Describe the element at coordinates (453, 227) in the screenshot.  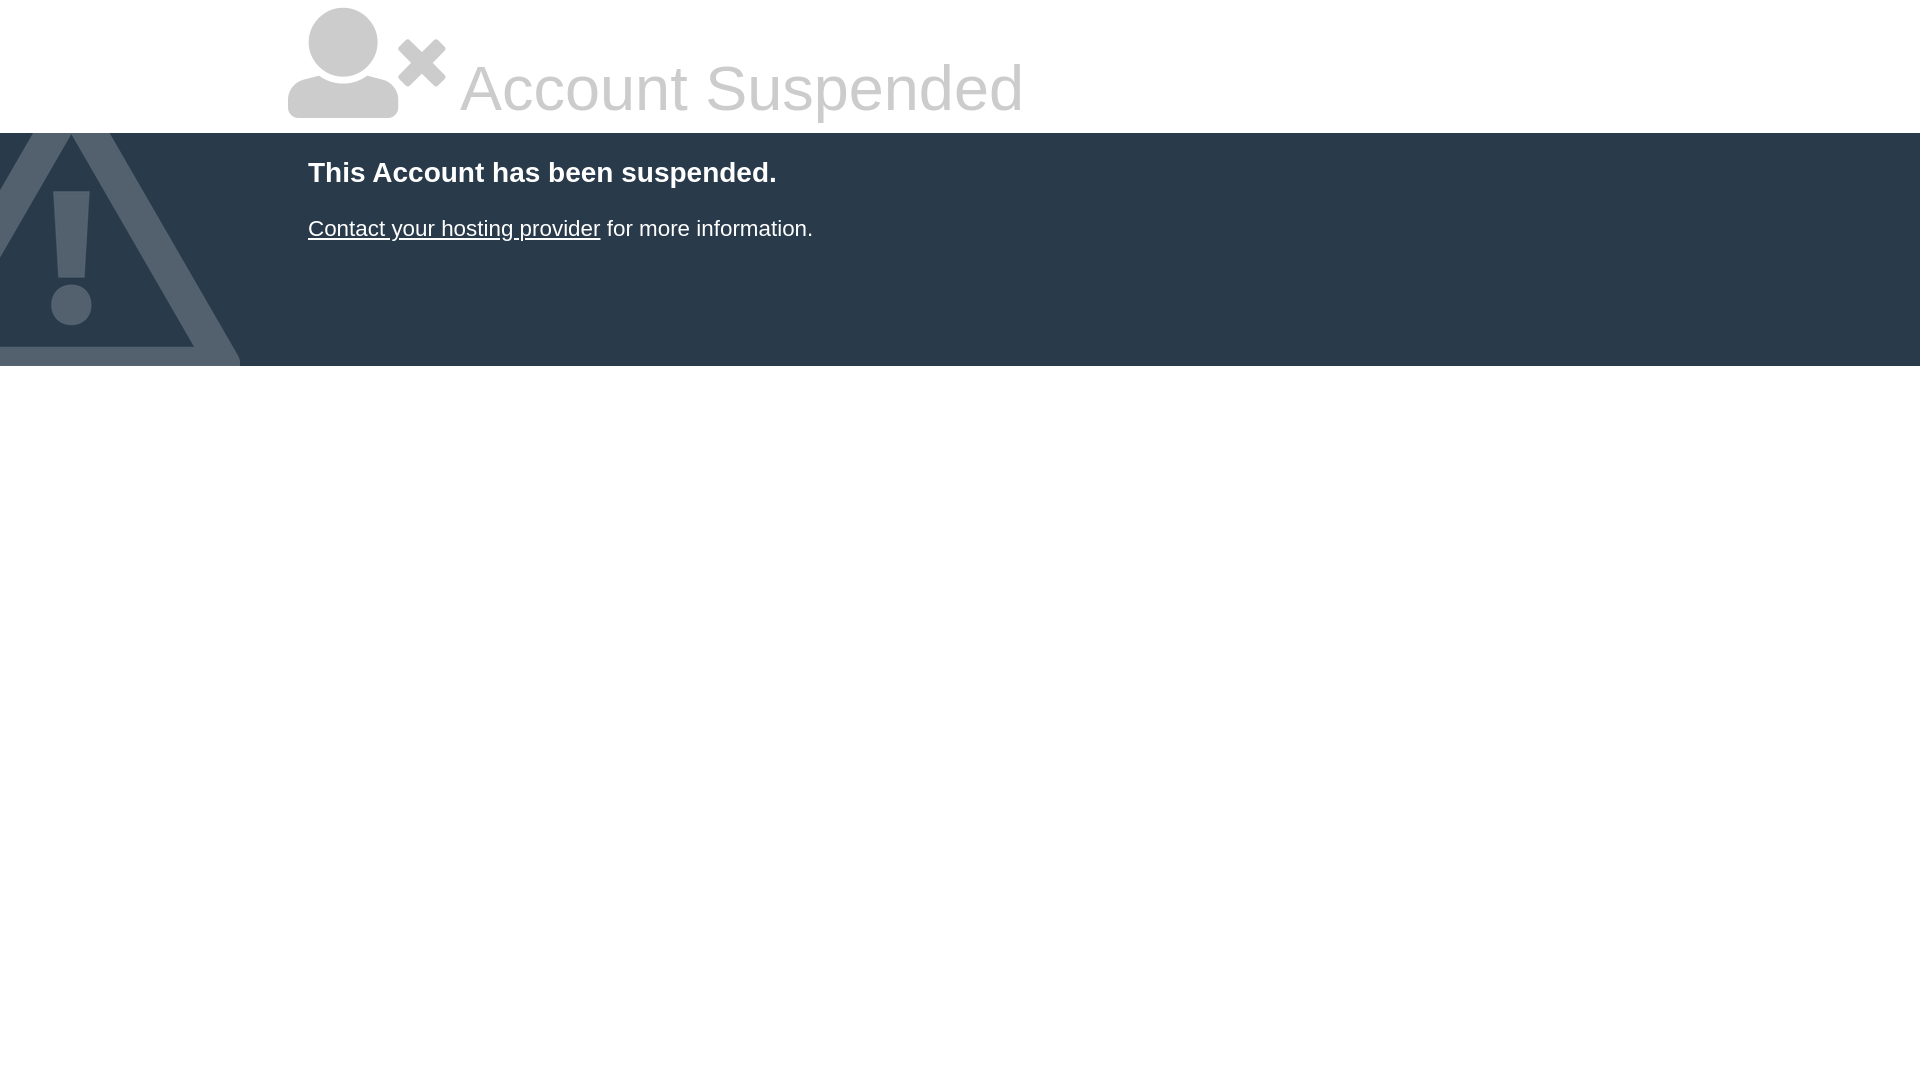
I see `'Contact your hosting provider'` at that location.